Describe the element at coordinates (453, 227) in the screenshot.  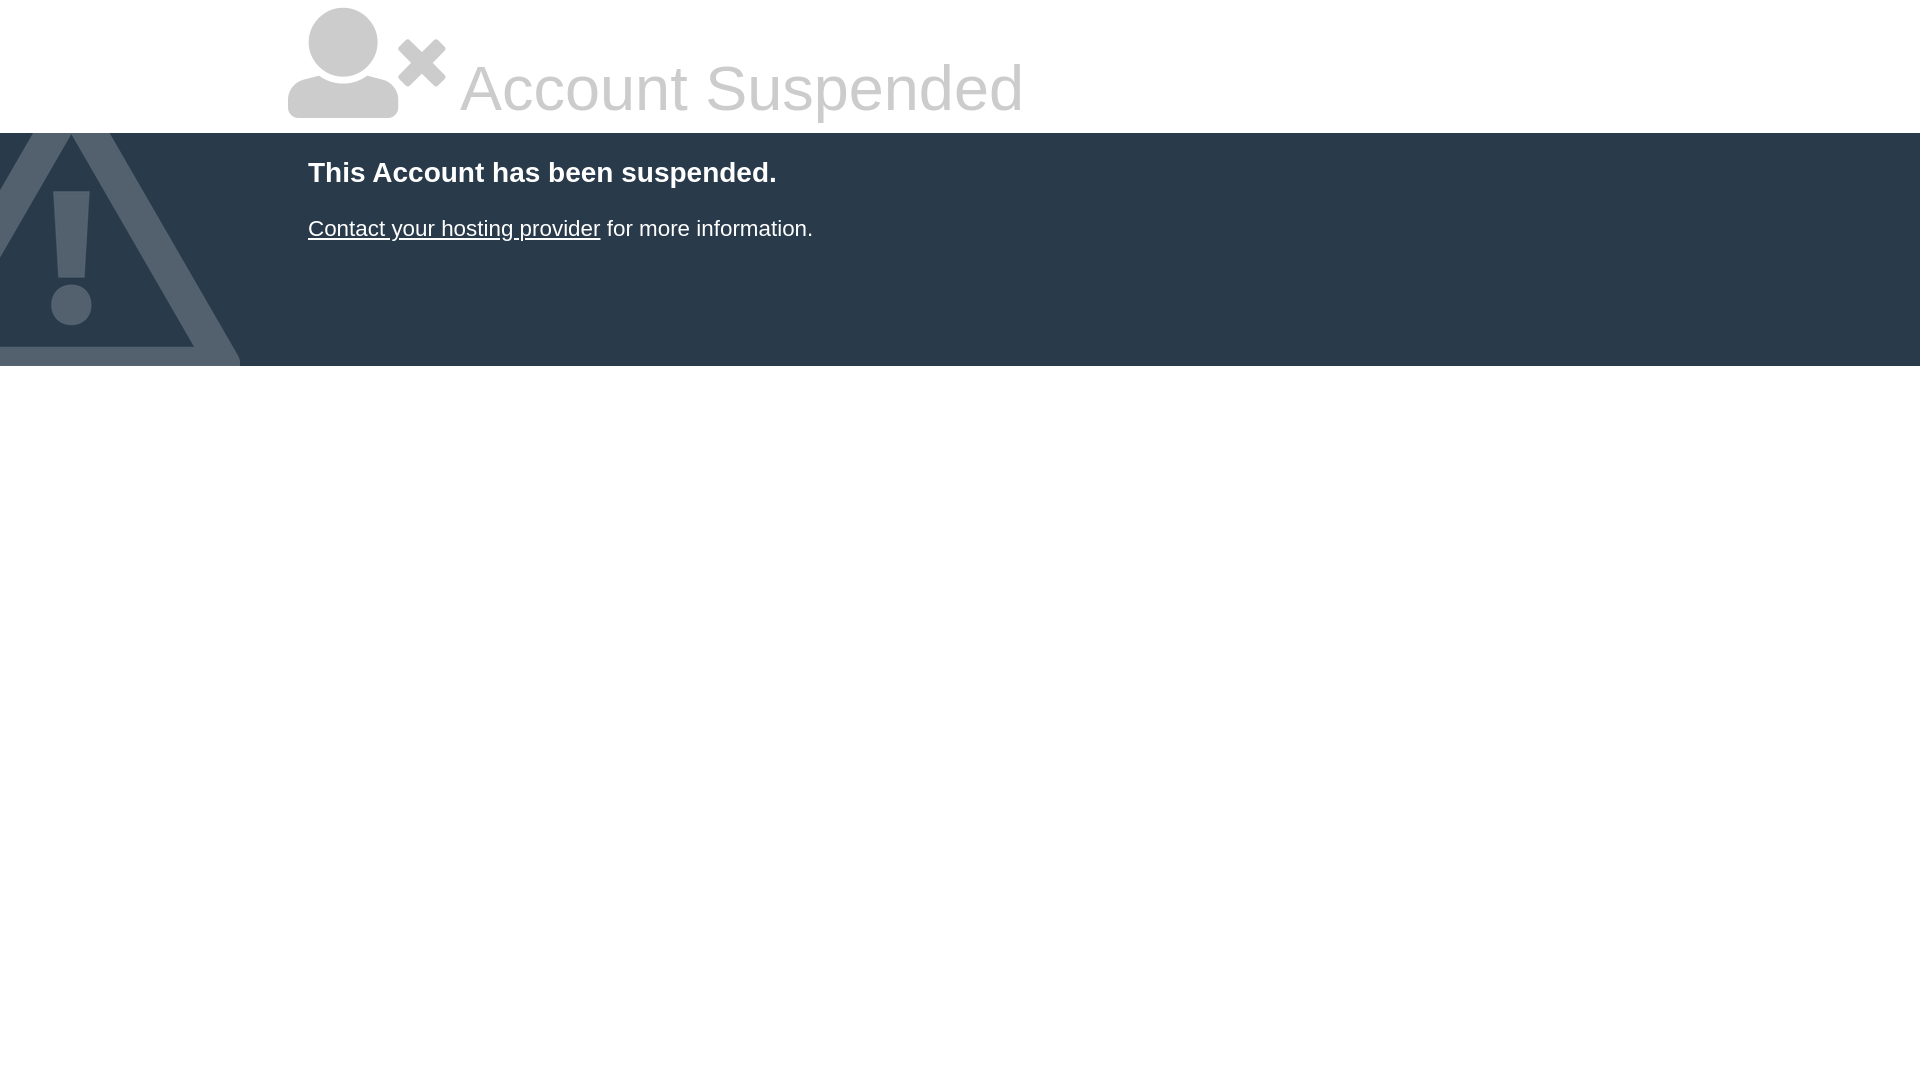
I see `'Contact your hosting provider'` at that location.